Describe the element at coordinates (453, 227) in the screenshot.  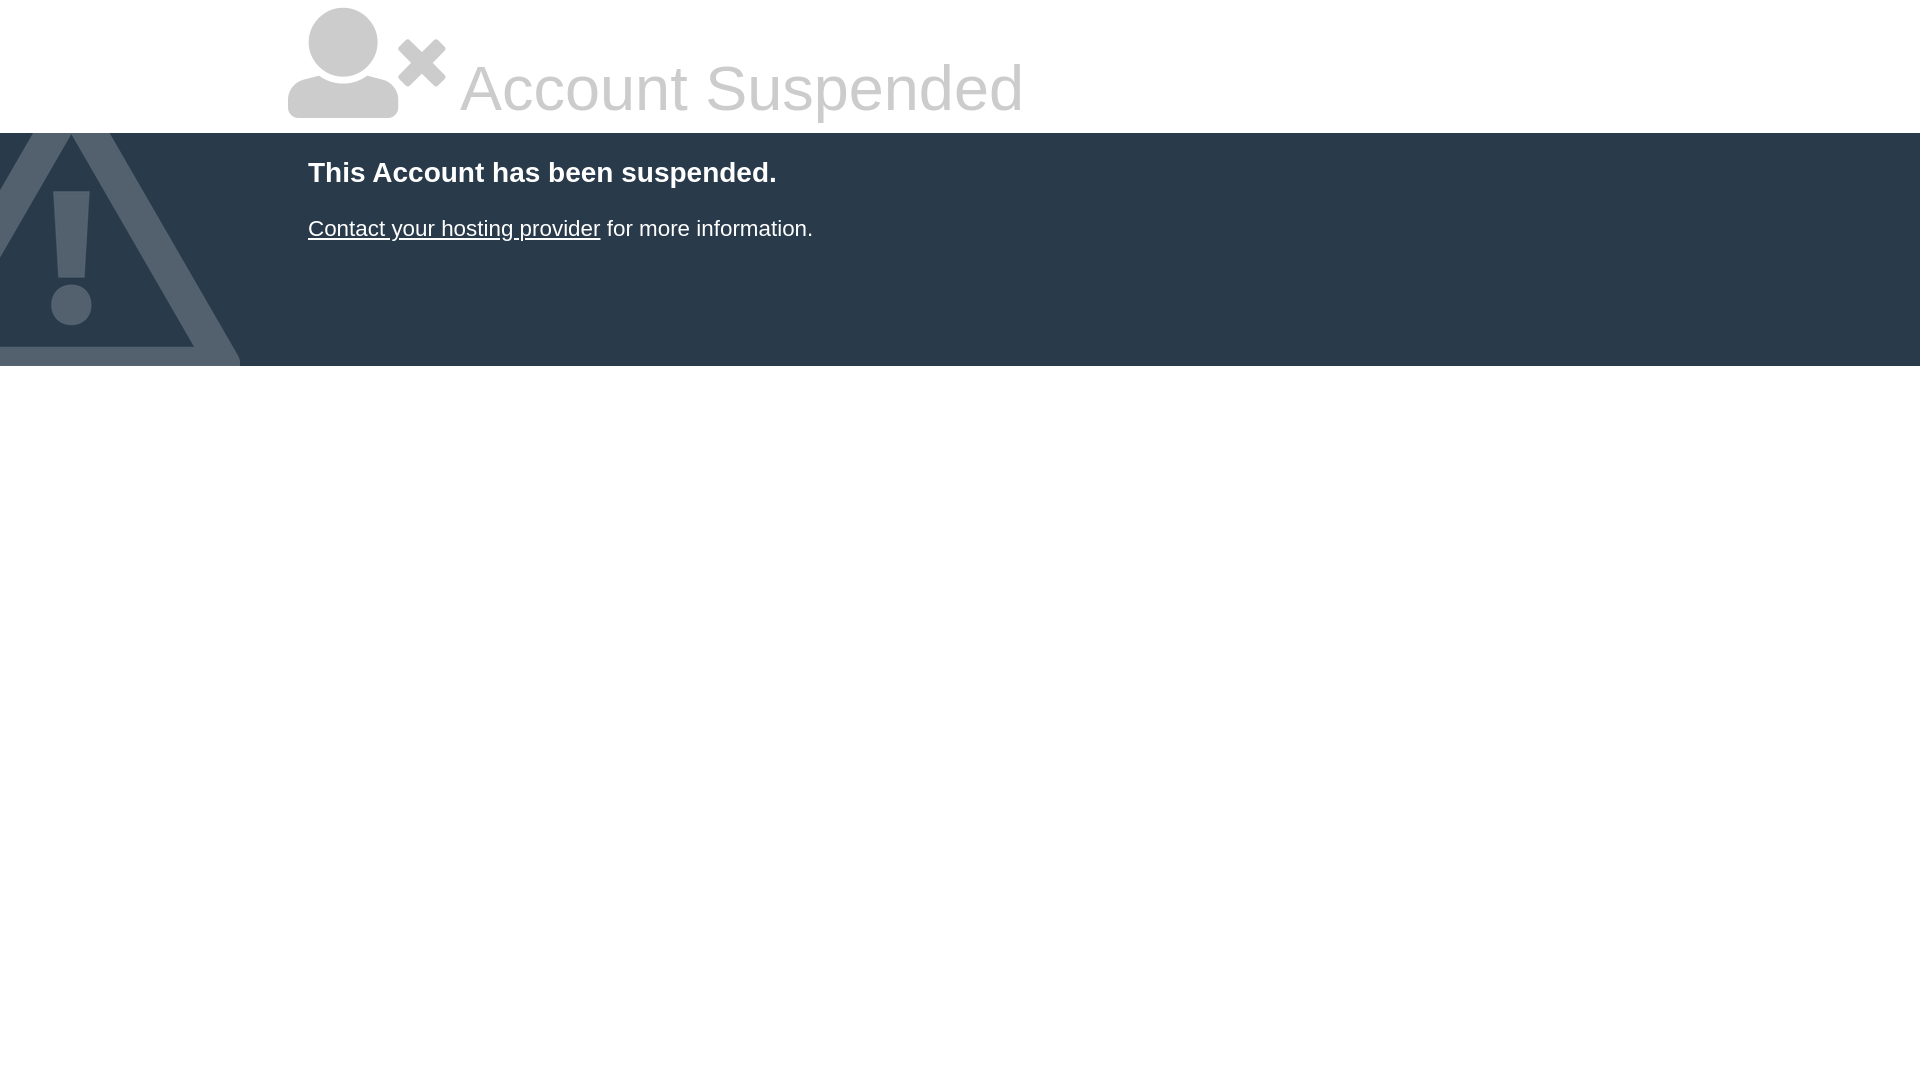
I see `'Contact your hosting provider'` at that location.